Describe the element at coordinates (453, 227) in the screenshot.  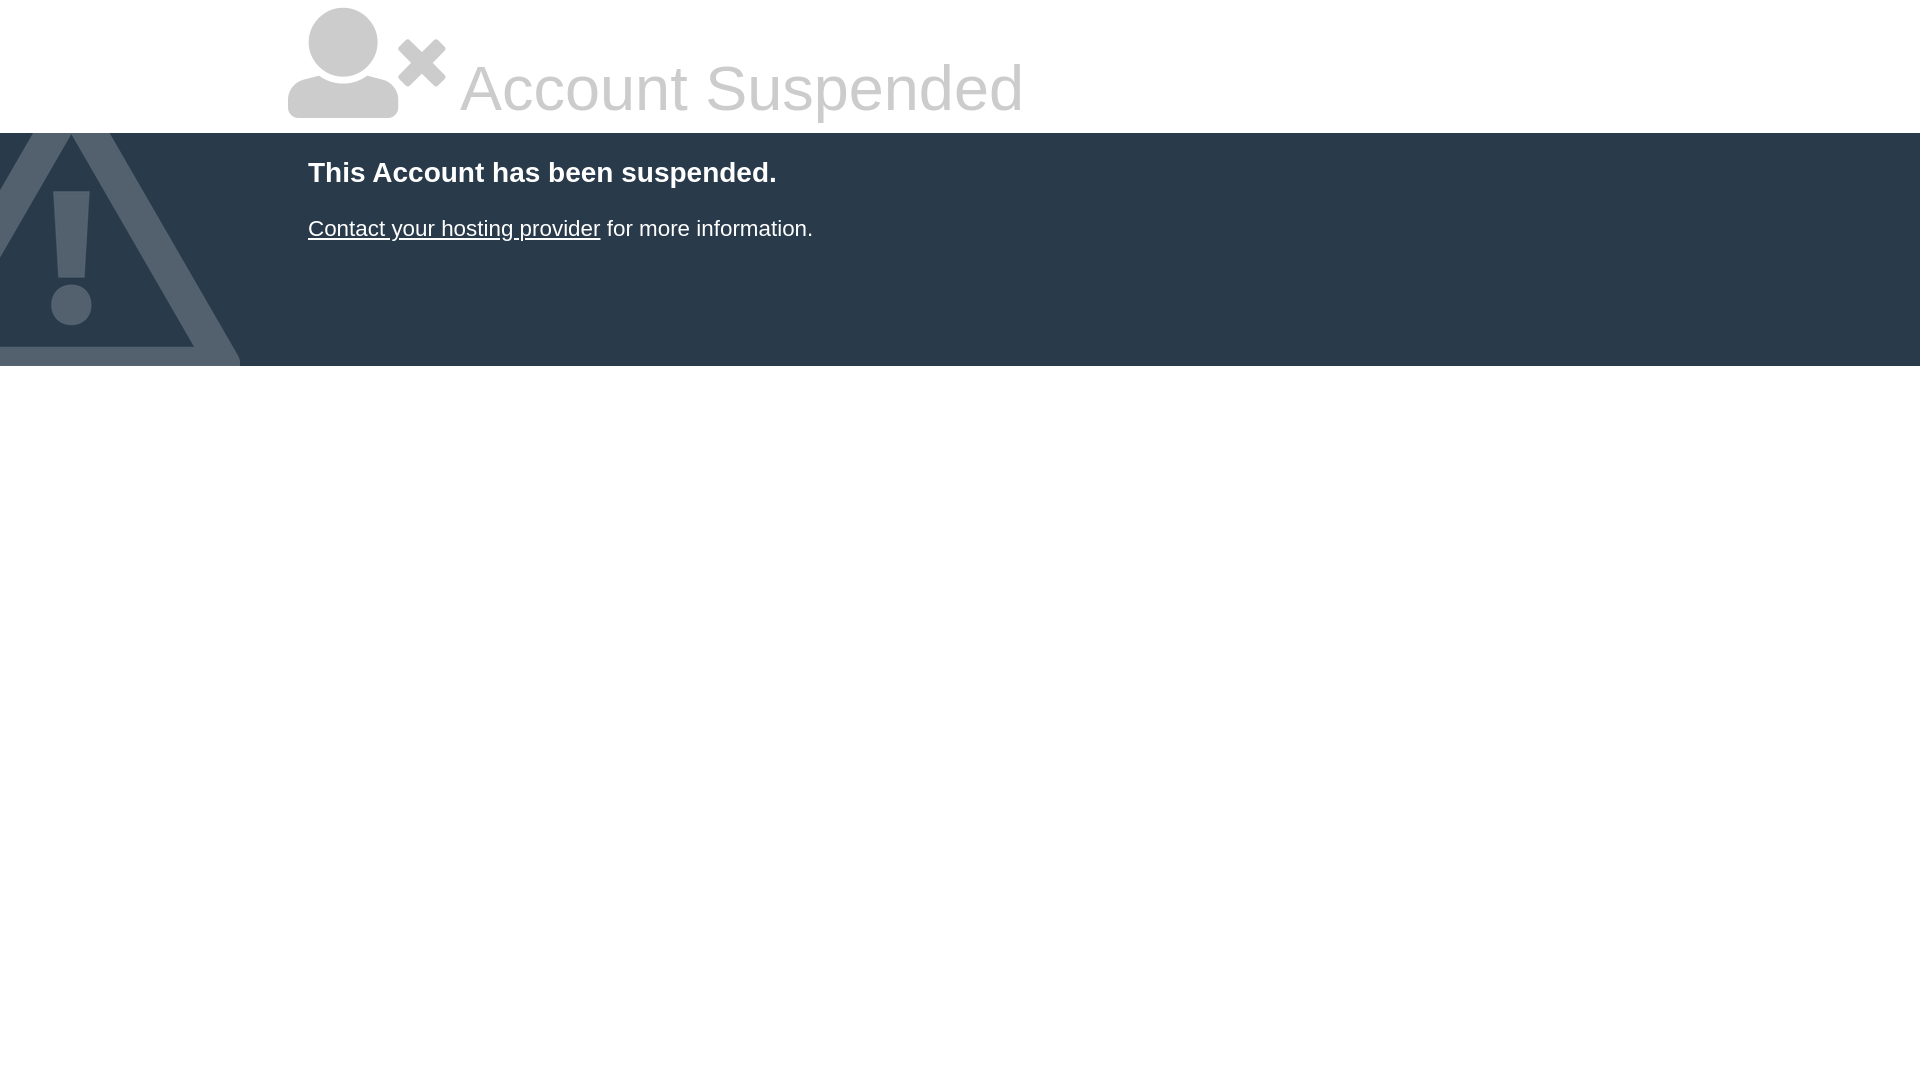
I see `'Contact your hosting provider'` at that location.